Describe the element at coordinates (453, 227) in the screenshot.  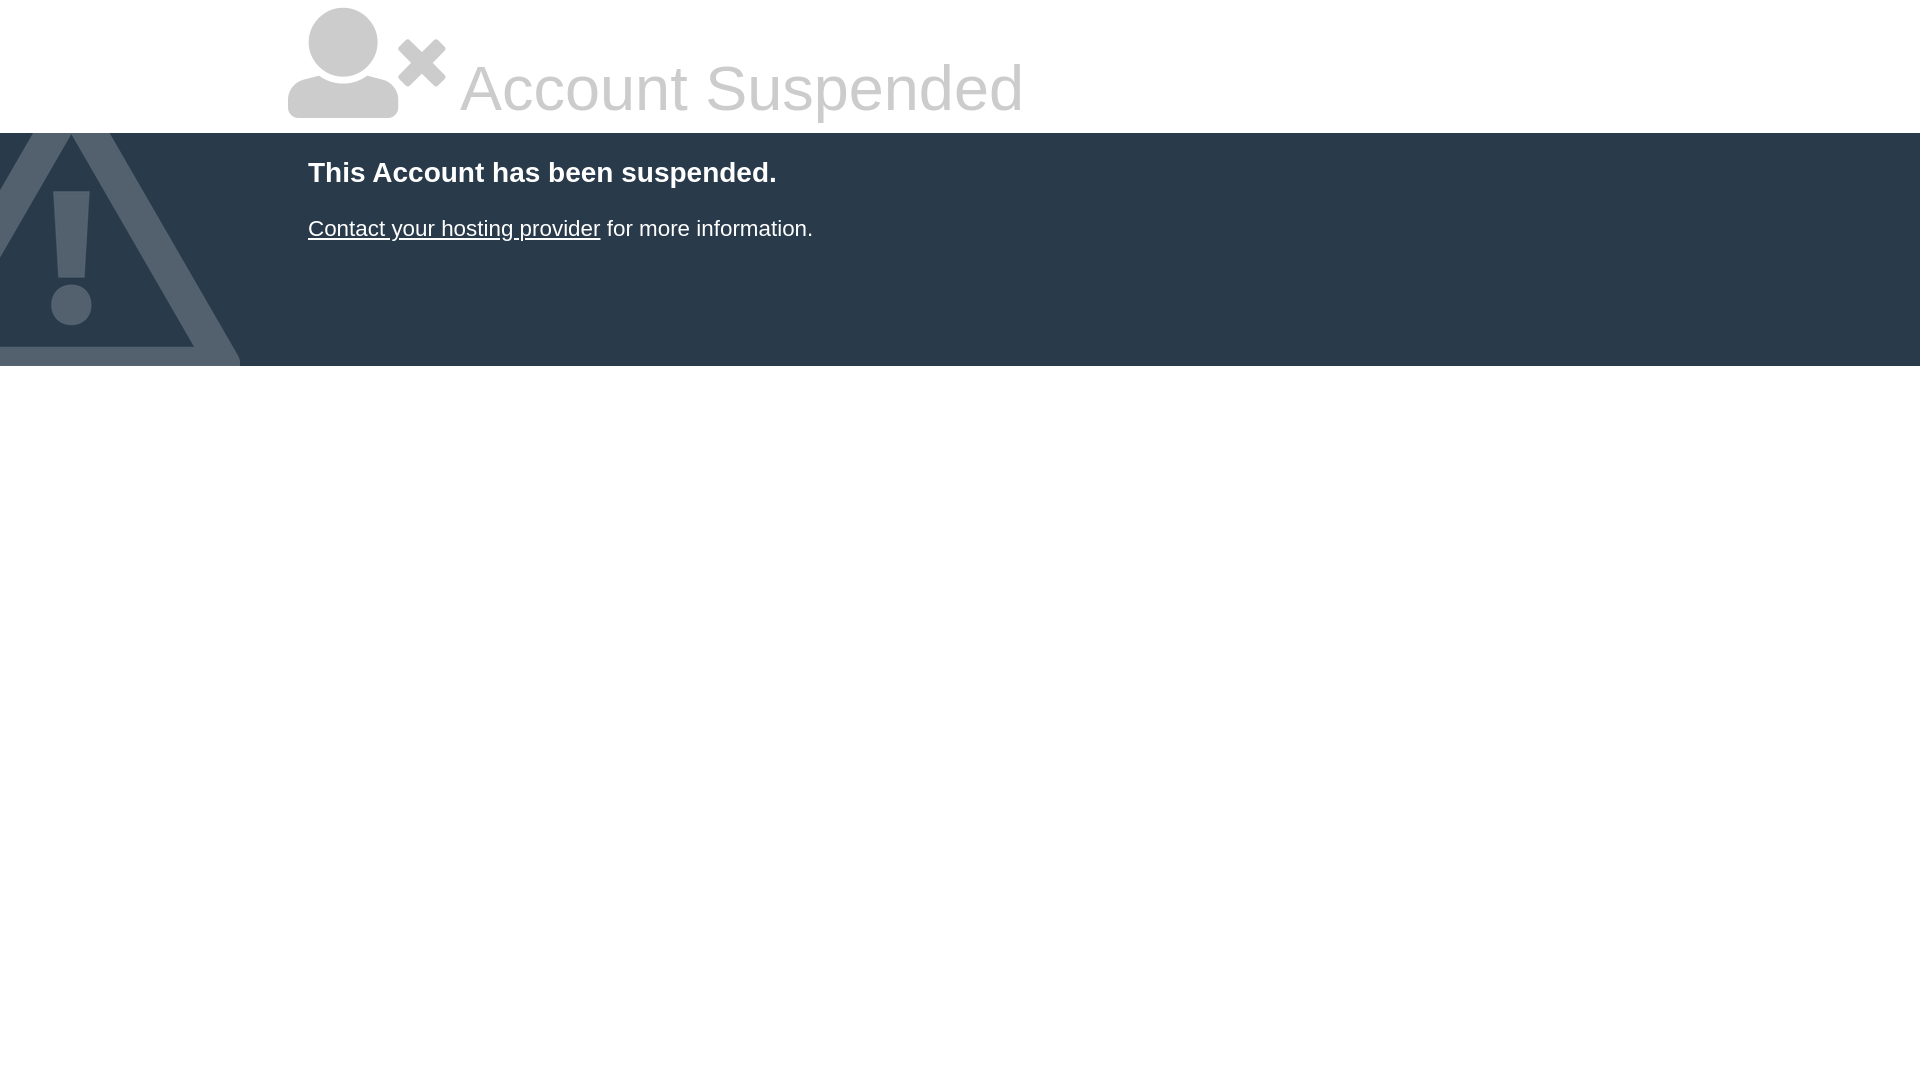
I see `'Contact your hosting provider'` at that location.